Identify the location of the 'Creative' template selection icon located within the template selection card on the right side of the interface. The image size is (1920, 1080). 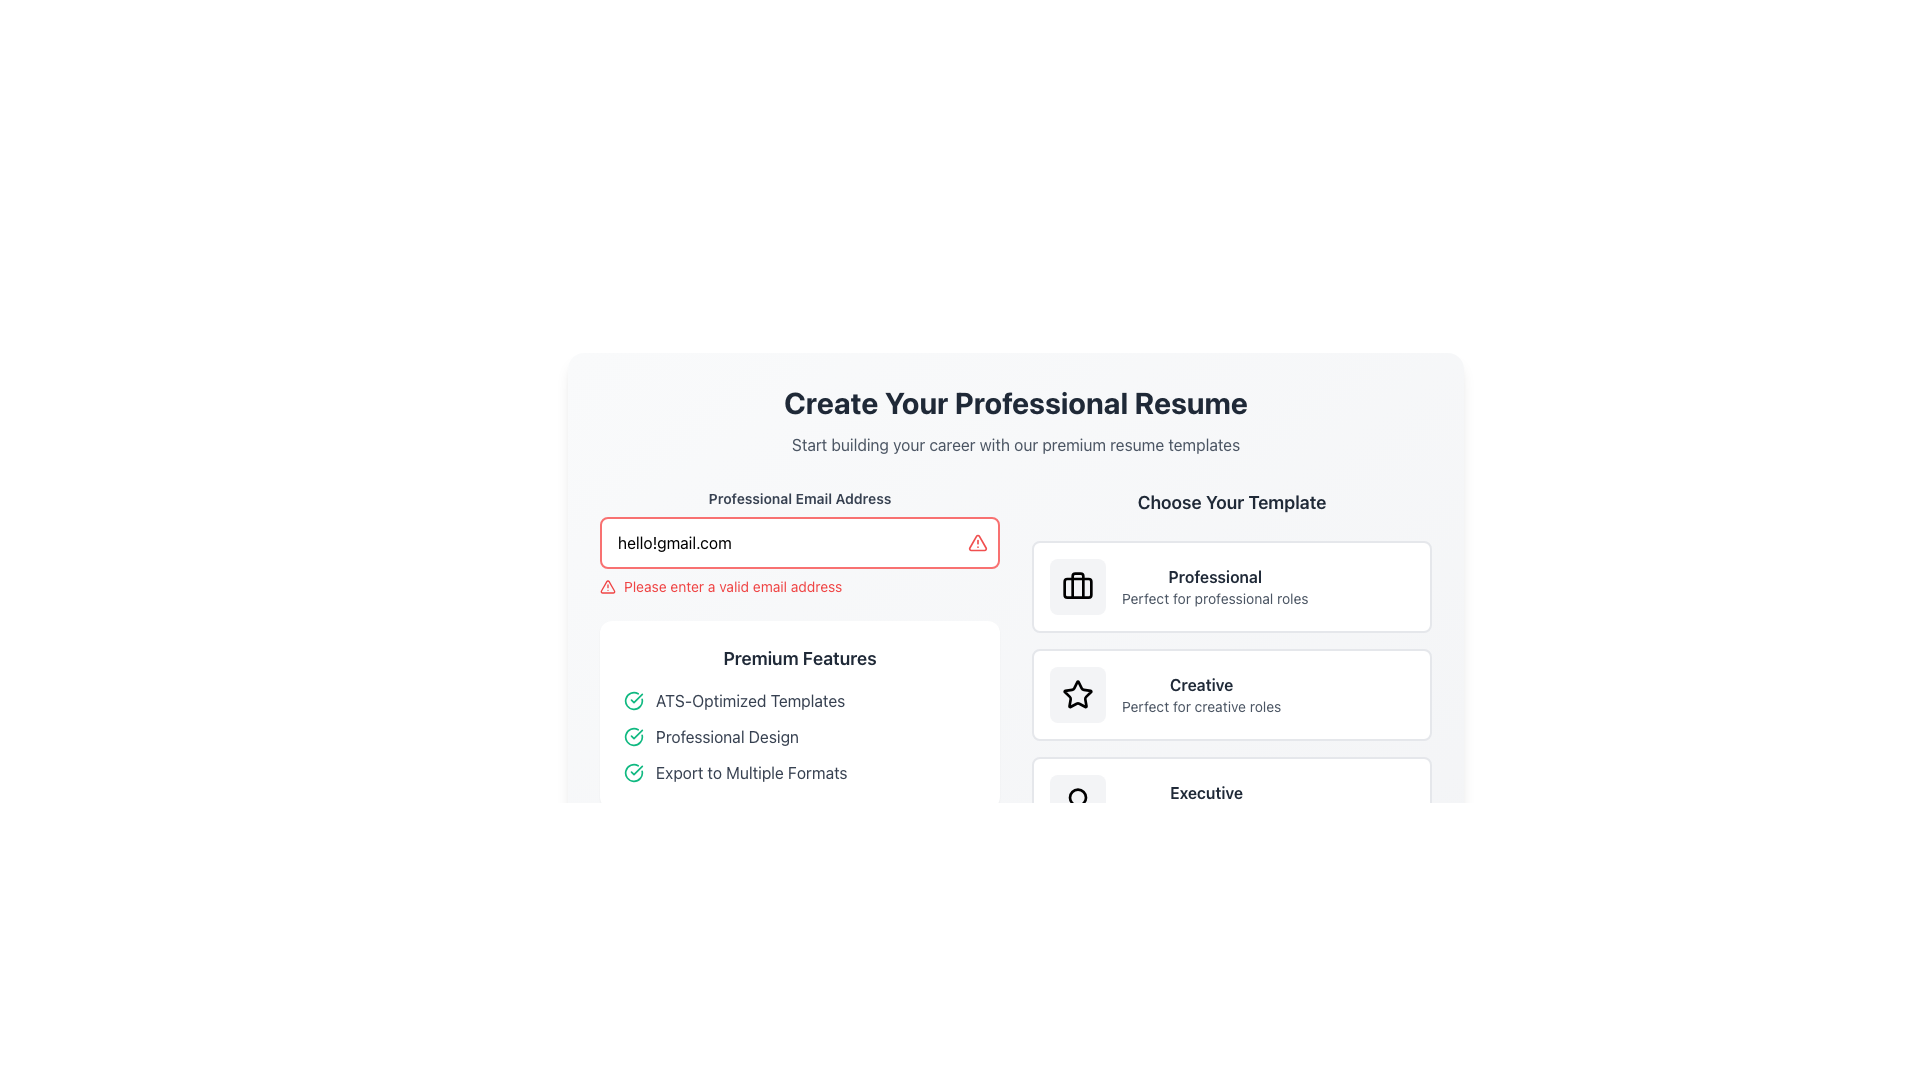
(1077, 693).